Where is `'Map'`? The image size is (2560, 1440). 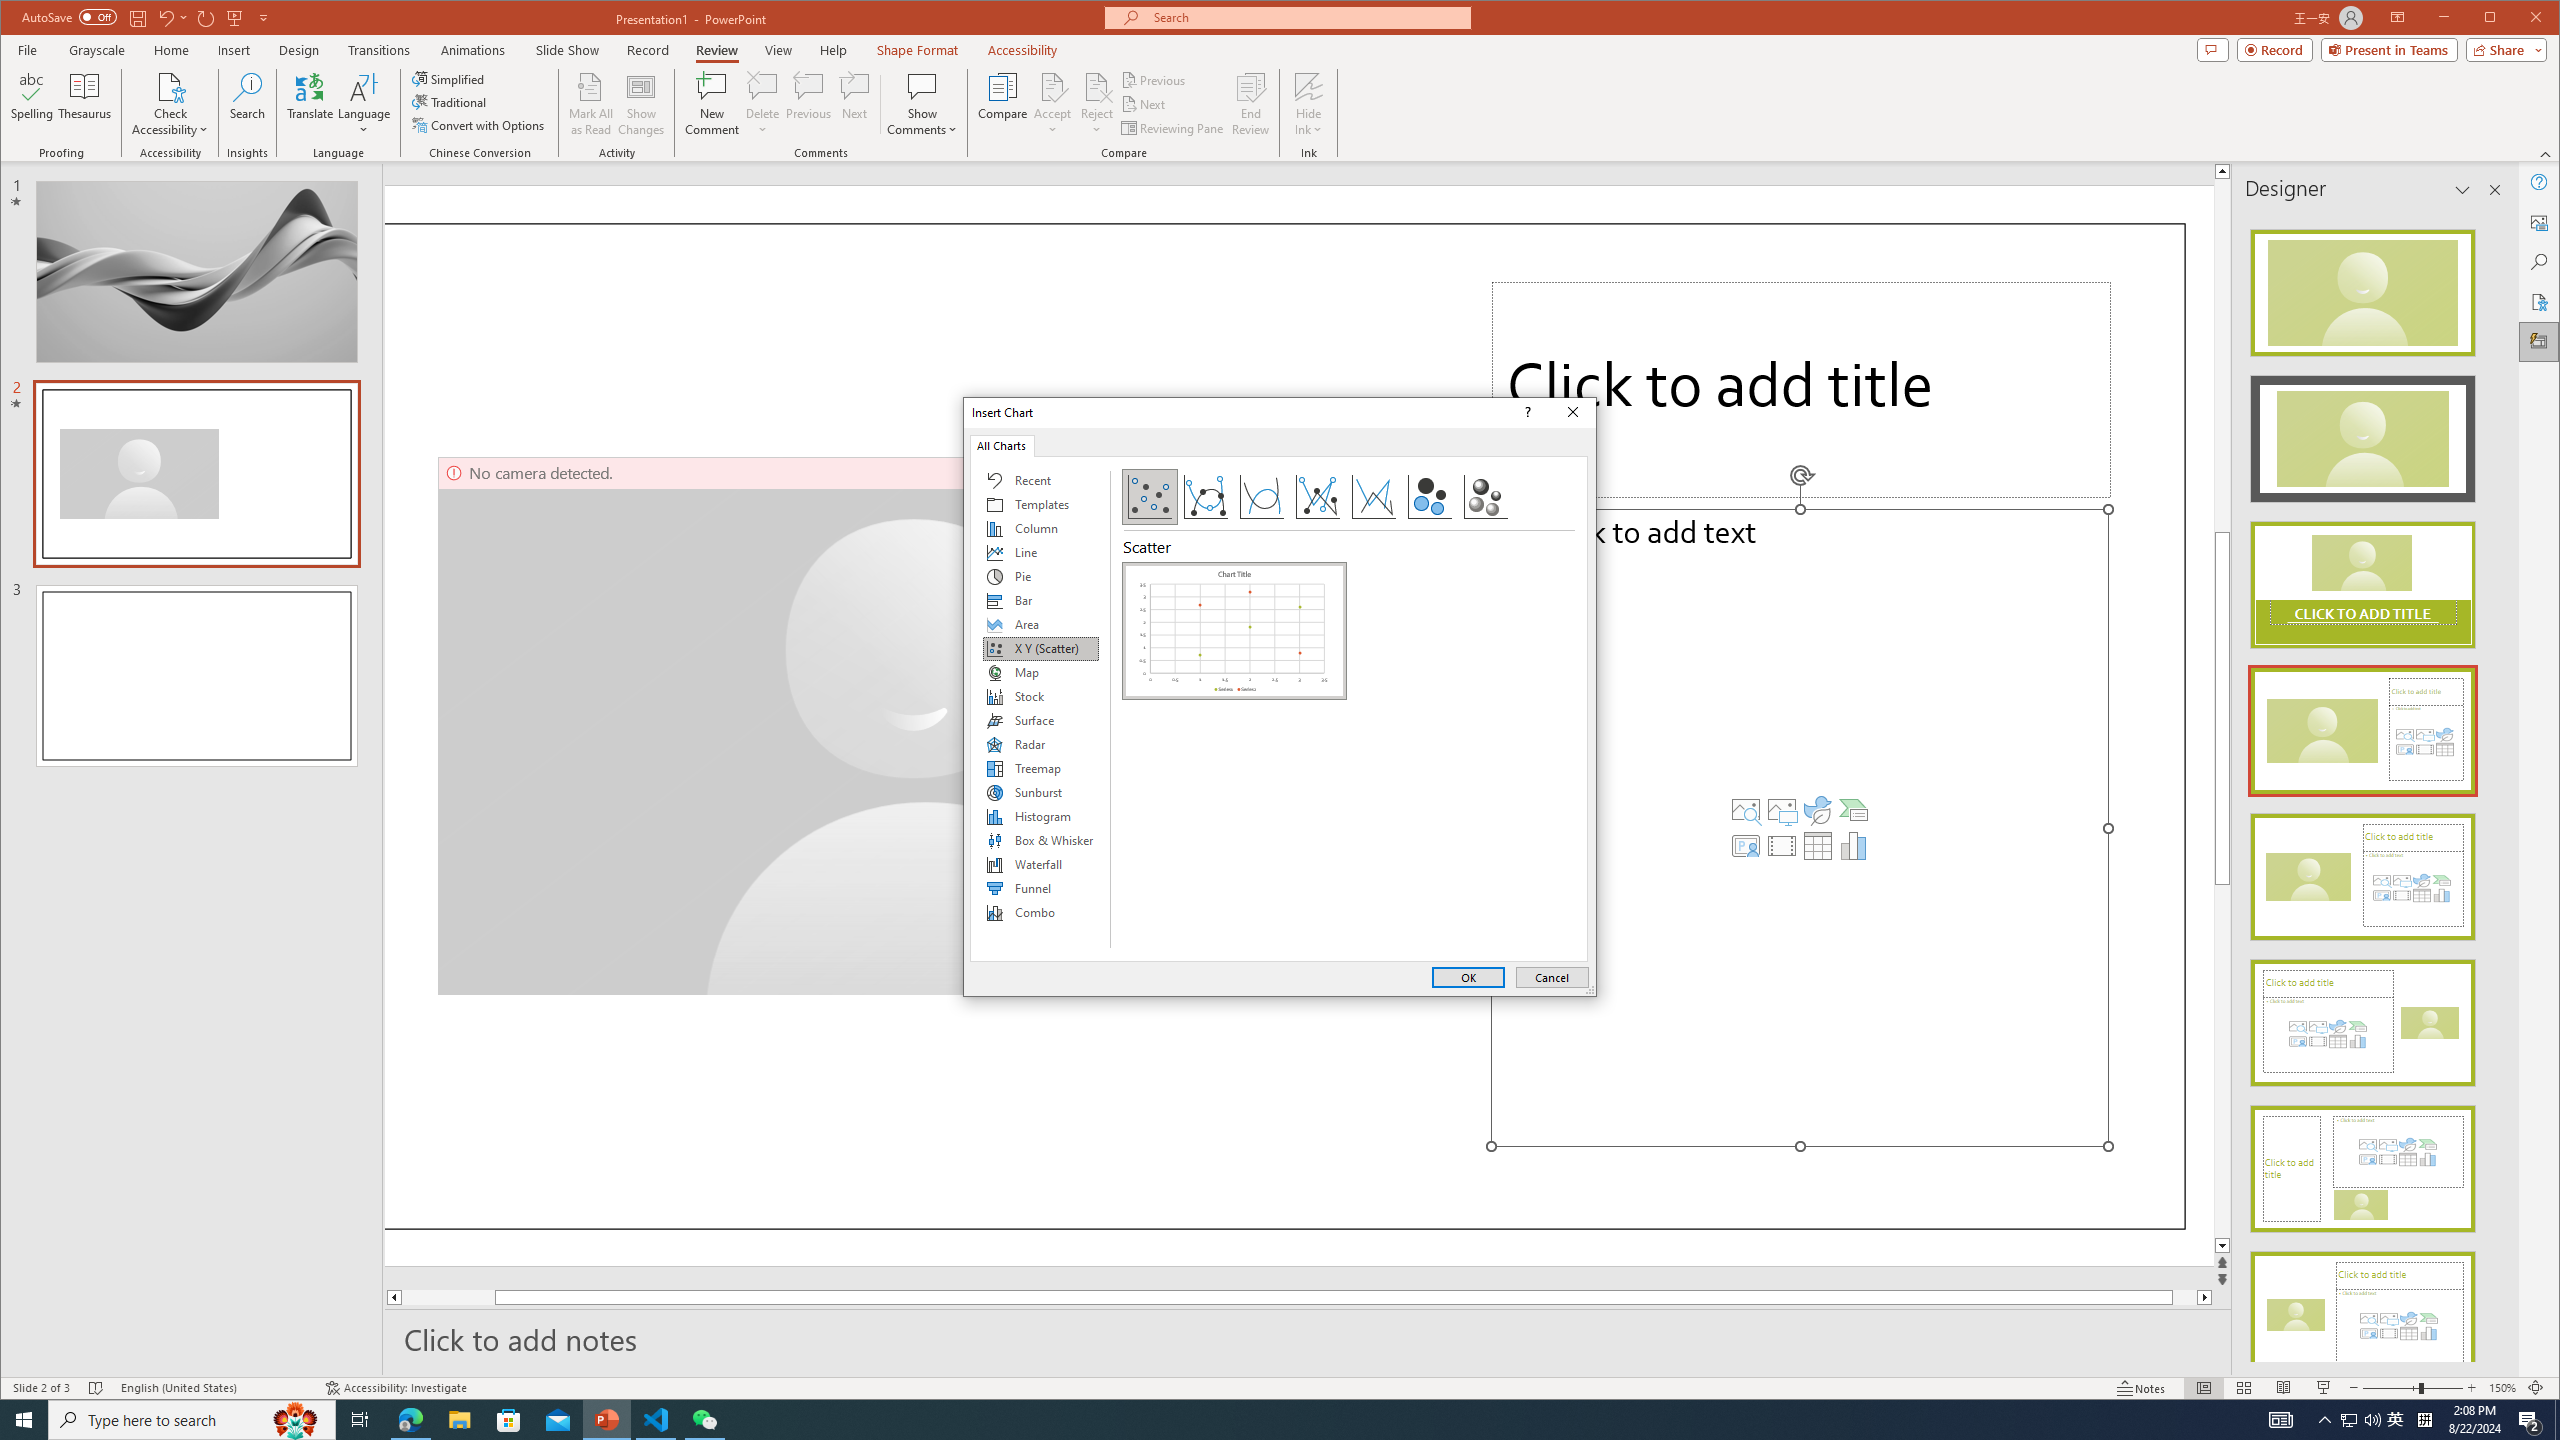 'Map' is located at coordinates (1039, 673).